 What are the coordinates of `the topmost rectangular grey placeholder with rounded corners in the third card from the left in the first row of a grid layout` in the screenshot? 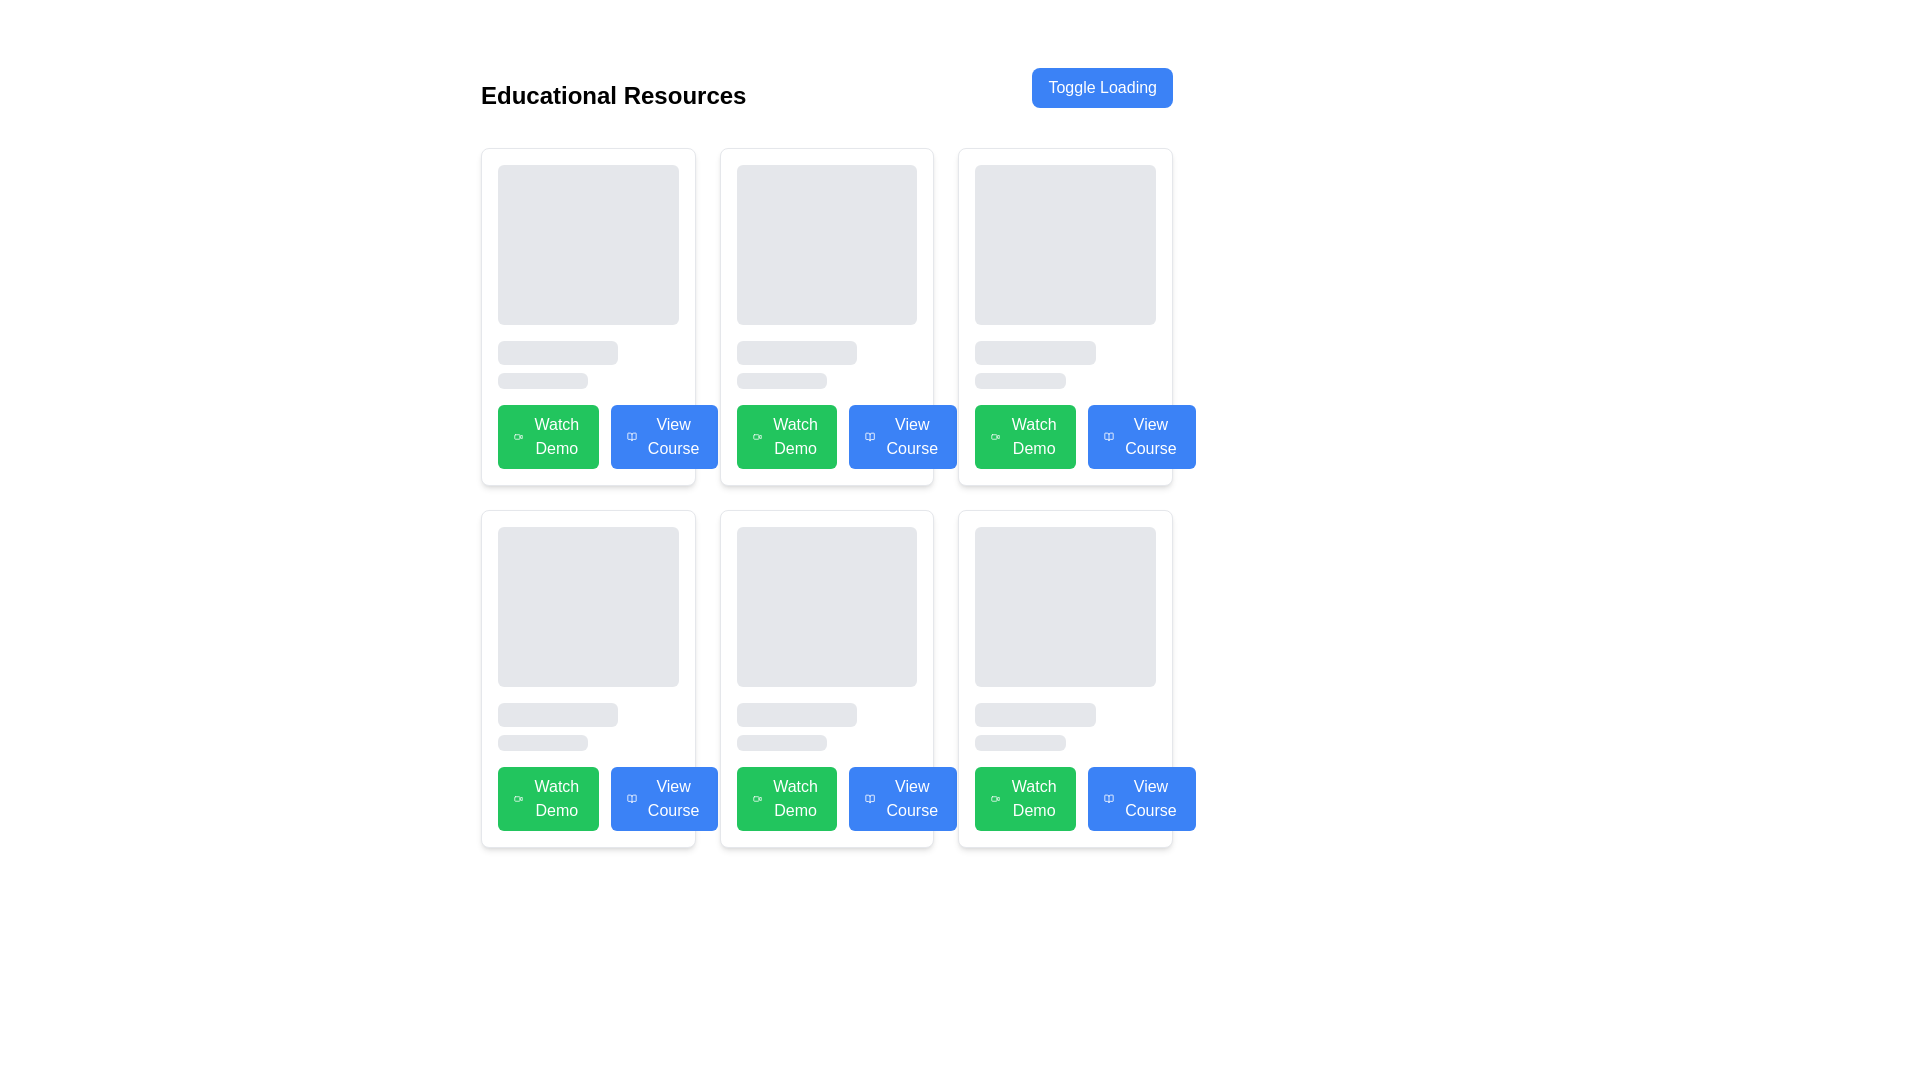 It's located at (1064, 277).